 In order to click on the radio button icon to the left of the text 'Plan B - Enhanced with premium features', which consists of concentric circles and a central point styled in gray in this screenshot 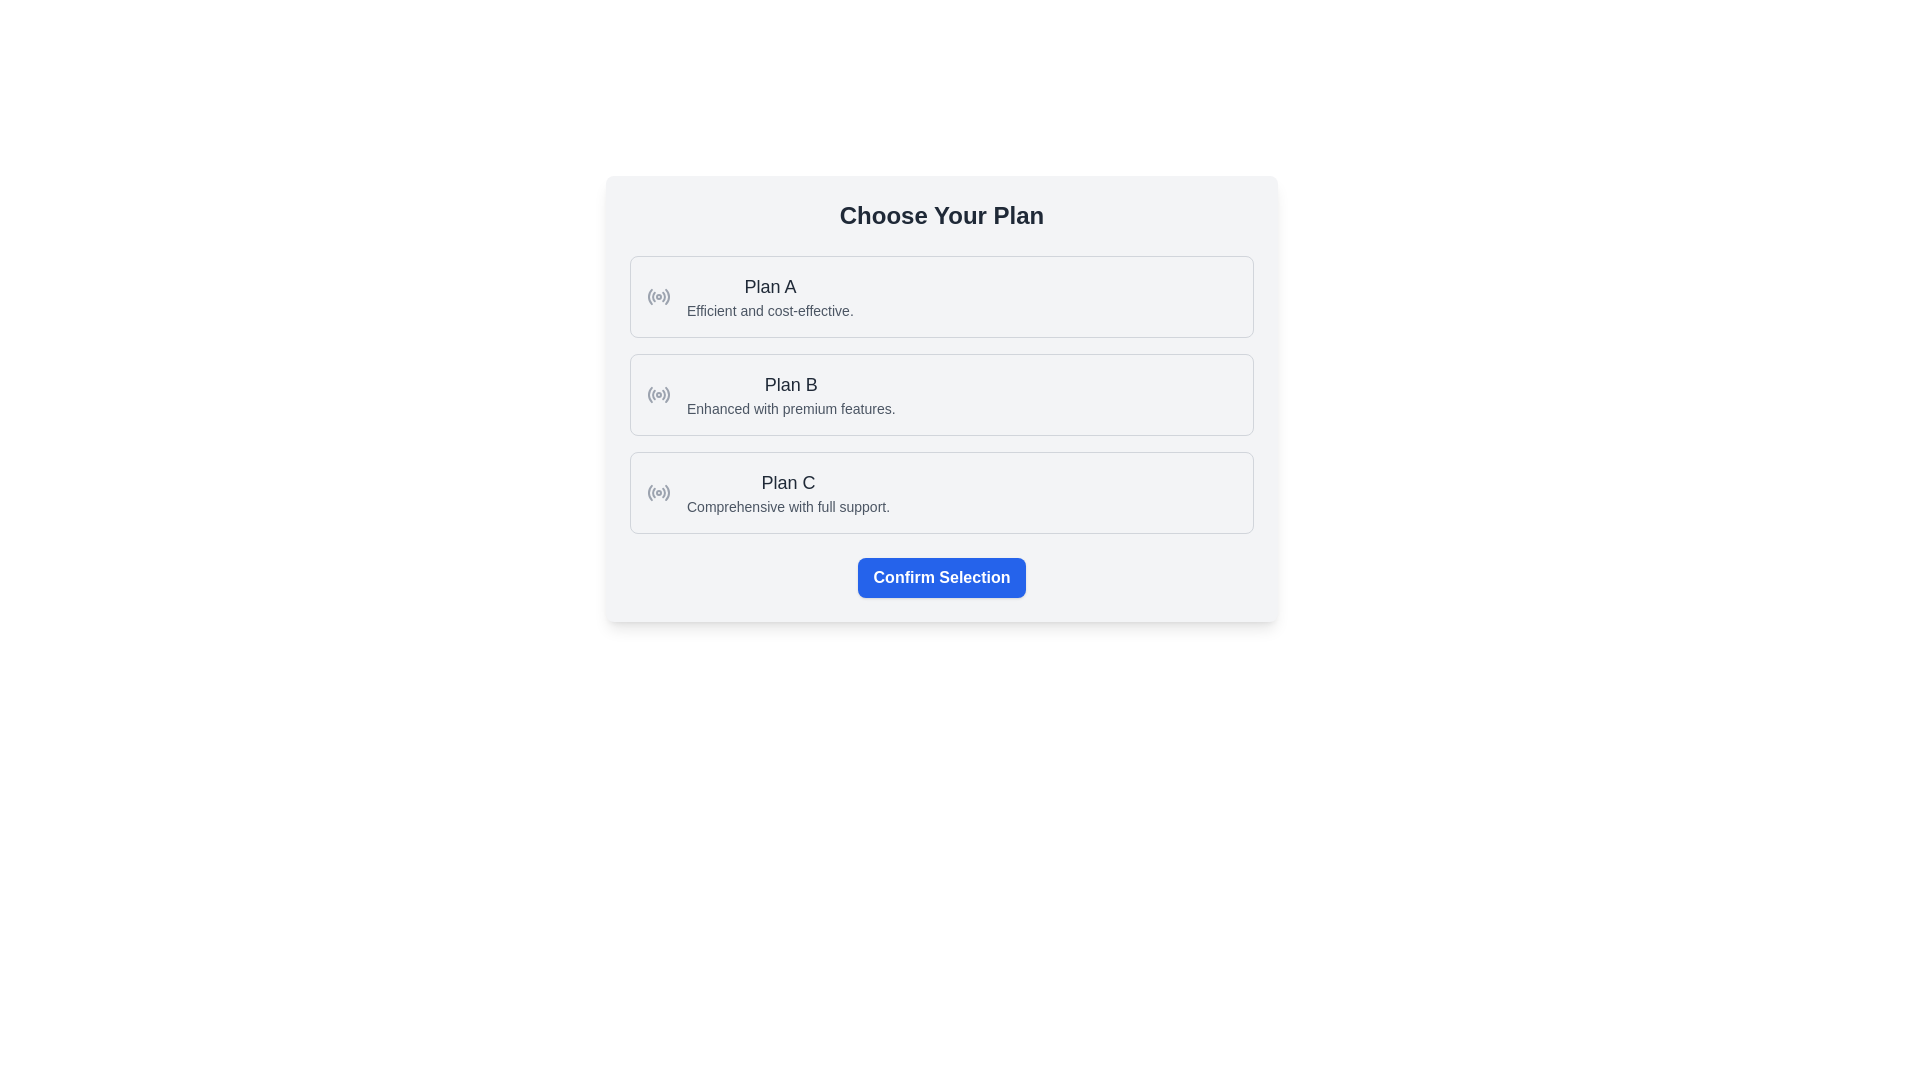, I will do `click(658, 394)`.